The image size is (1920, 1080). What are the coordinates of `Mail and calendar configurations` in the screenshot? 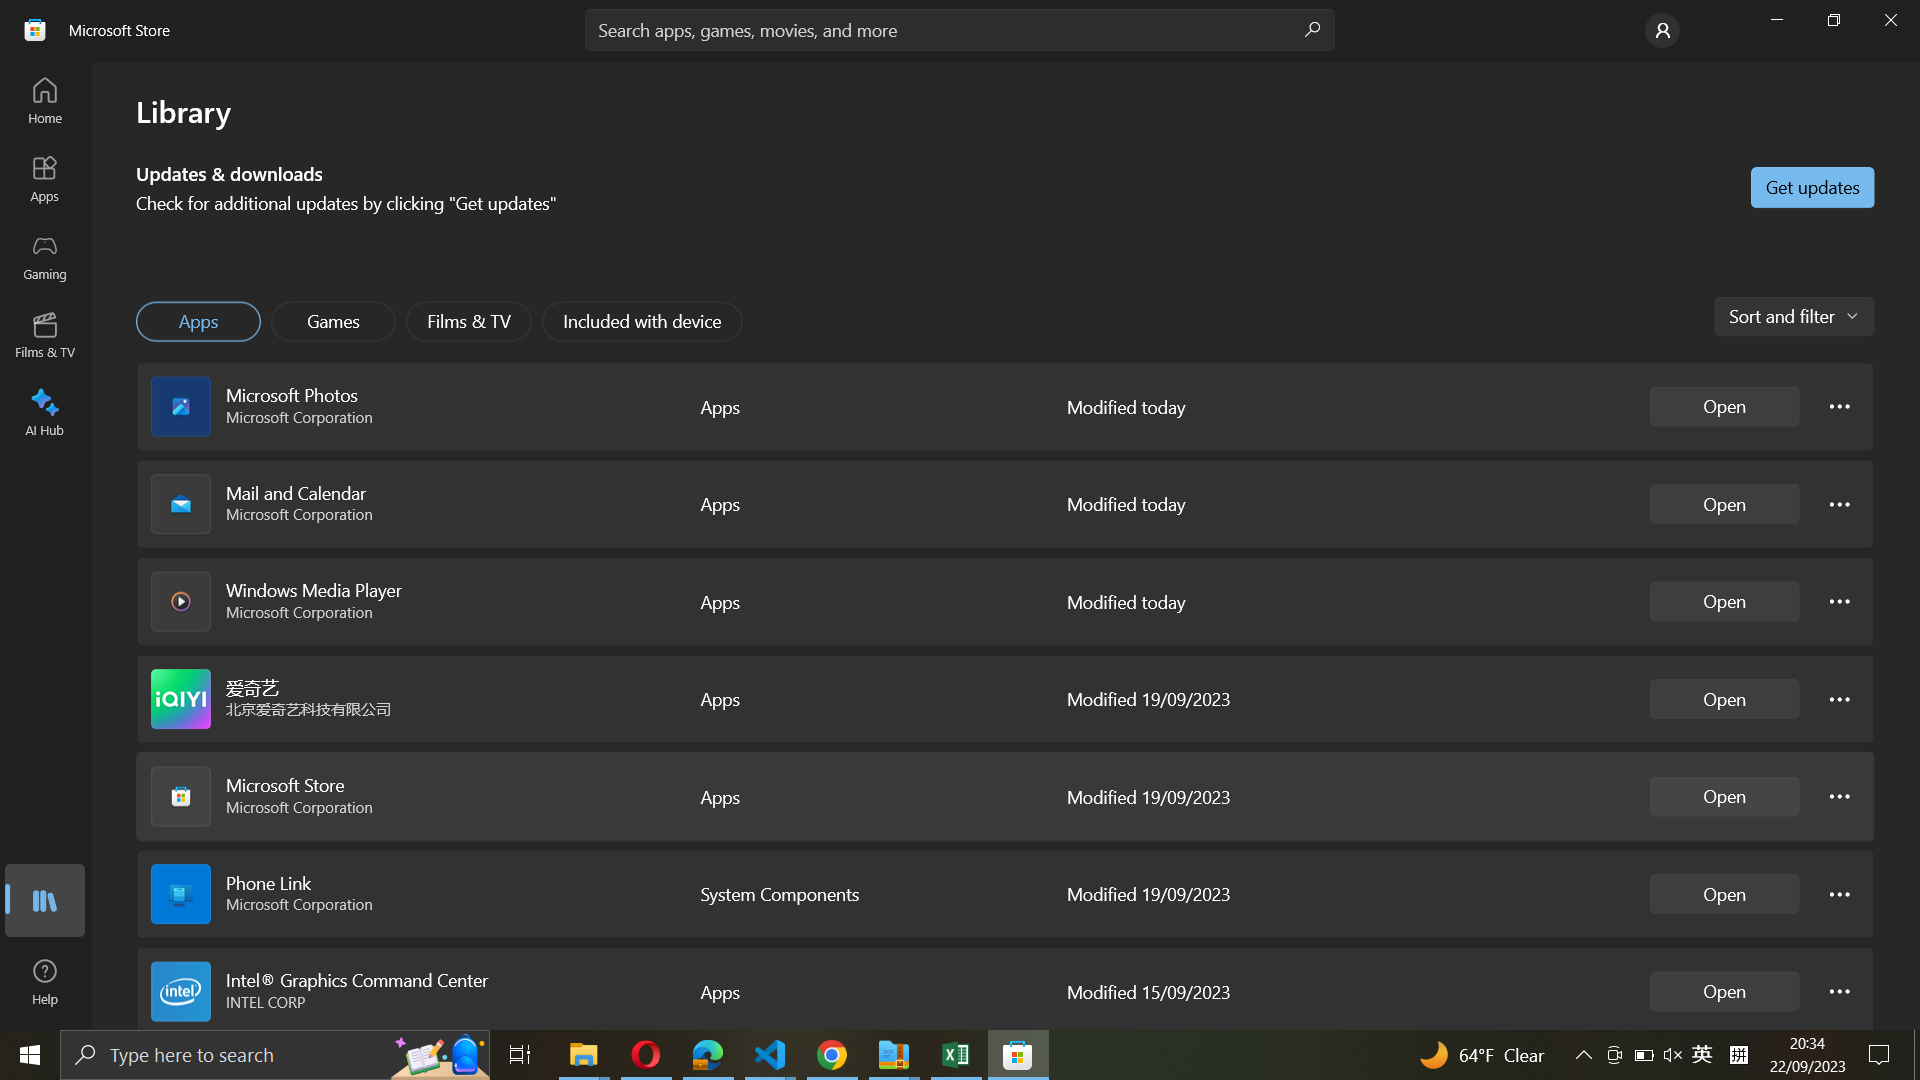 It's located at (1840, 500).